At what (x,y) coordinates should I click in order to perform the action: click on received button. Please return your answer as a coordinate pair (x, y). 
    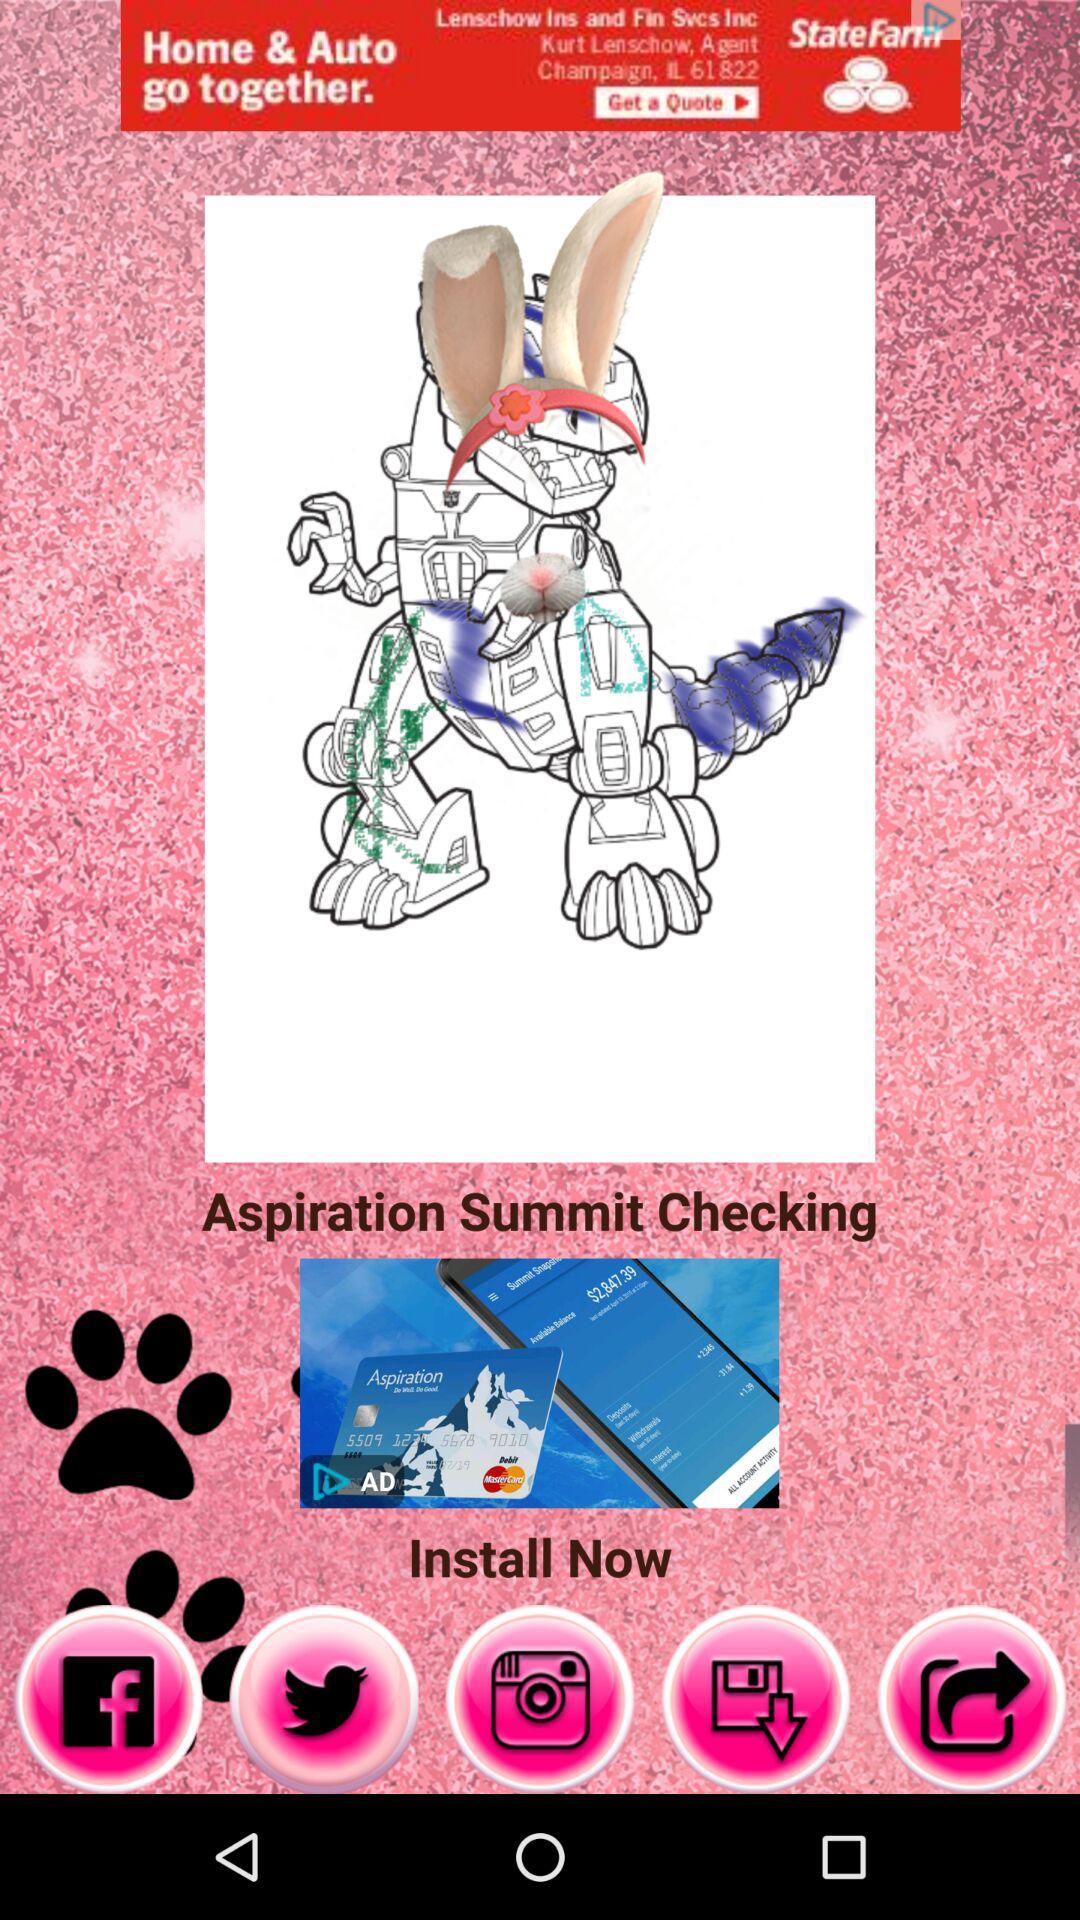
    Looking at the image, I should click on (756, 1698).